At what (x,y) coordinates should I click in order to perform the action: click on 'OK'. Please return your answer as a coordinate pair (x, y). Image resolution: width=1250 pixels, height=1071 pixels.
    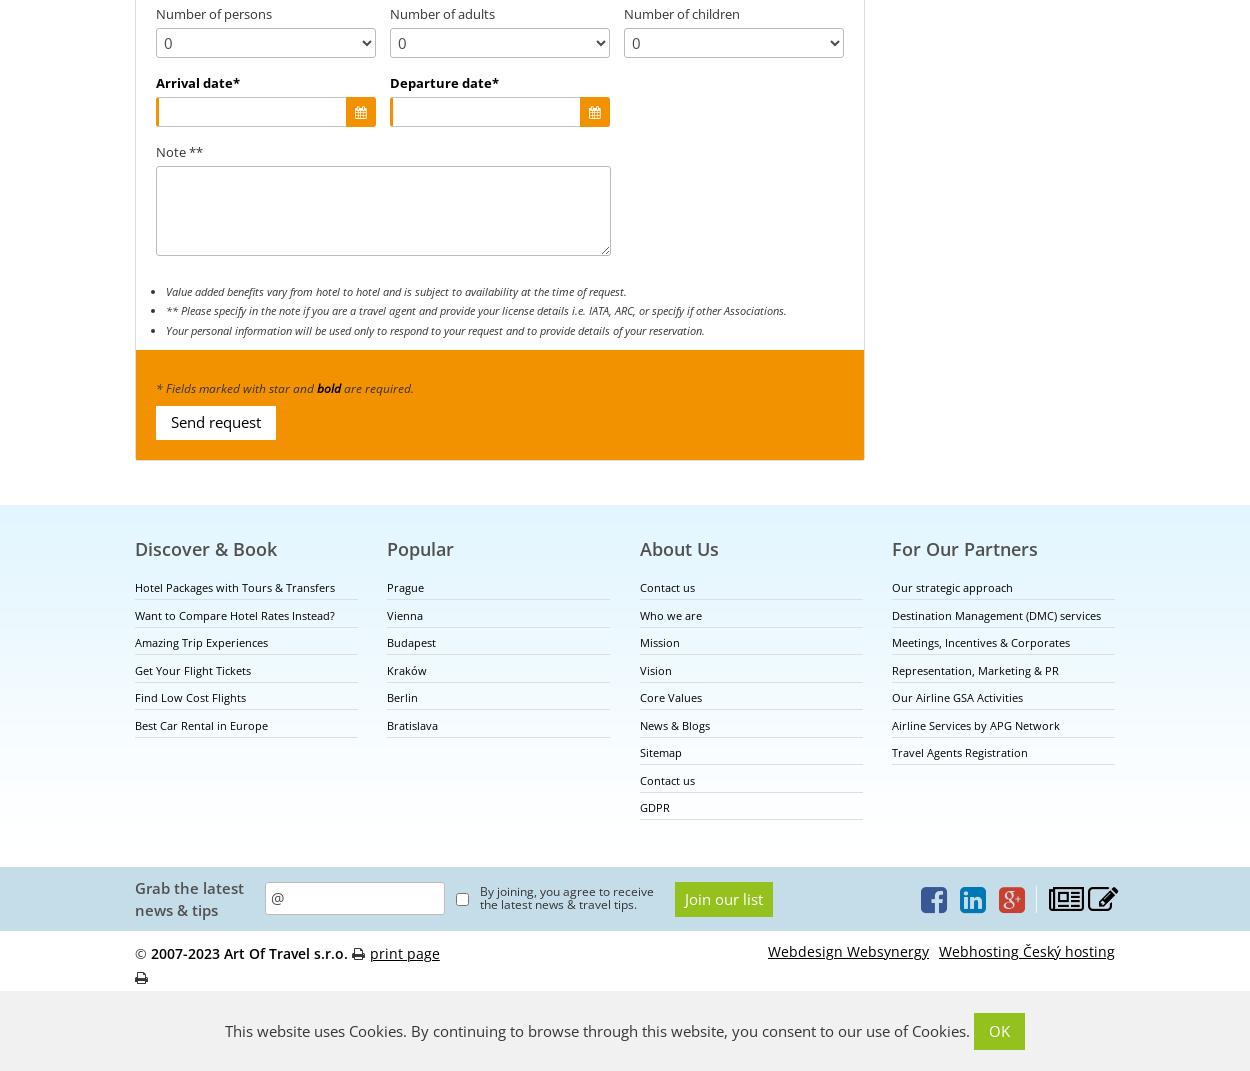
    Looking at the image, I should click on (998, 1031).